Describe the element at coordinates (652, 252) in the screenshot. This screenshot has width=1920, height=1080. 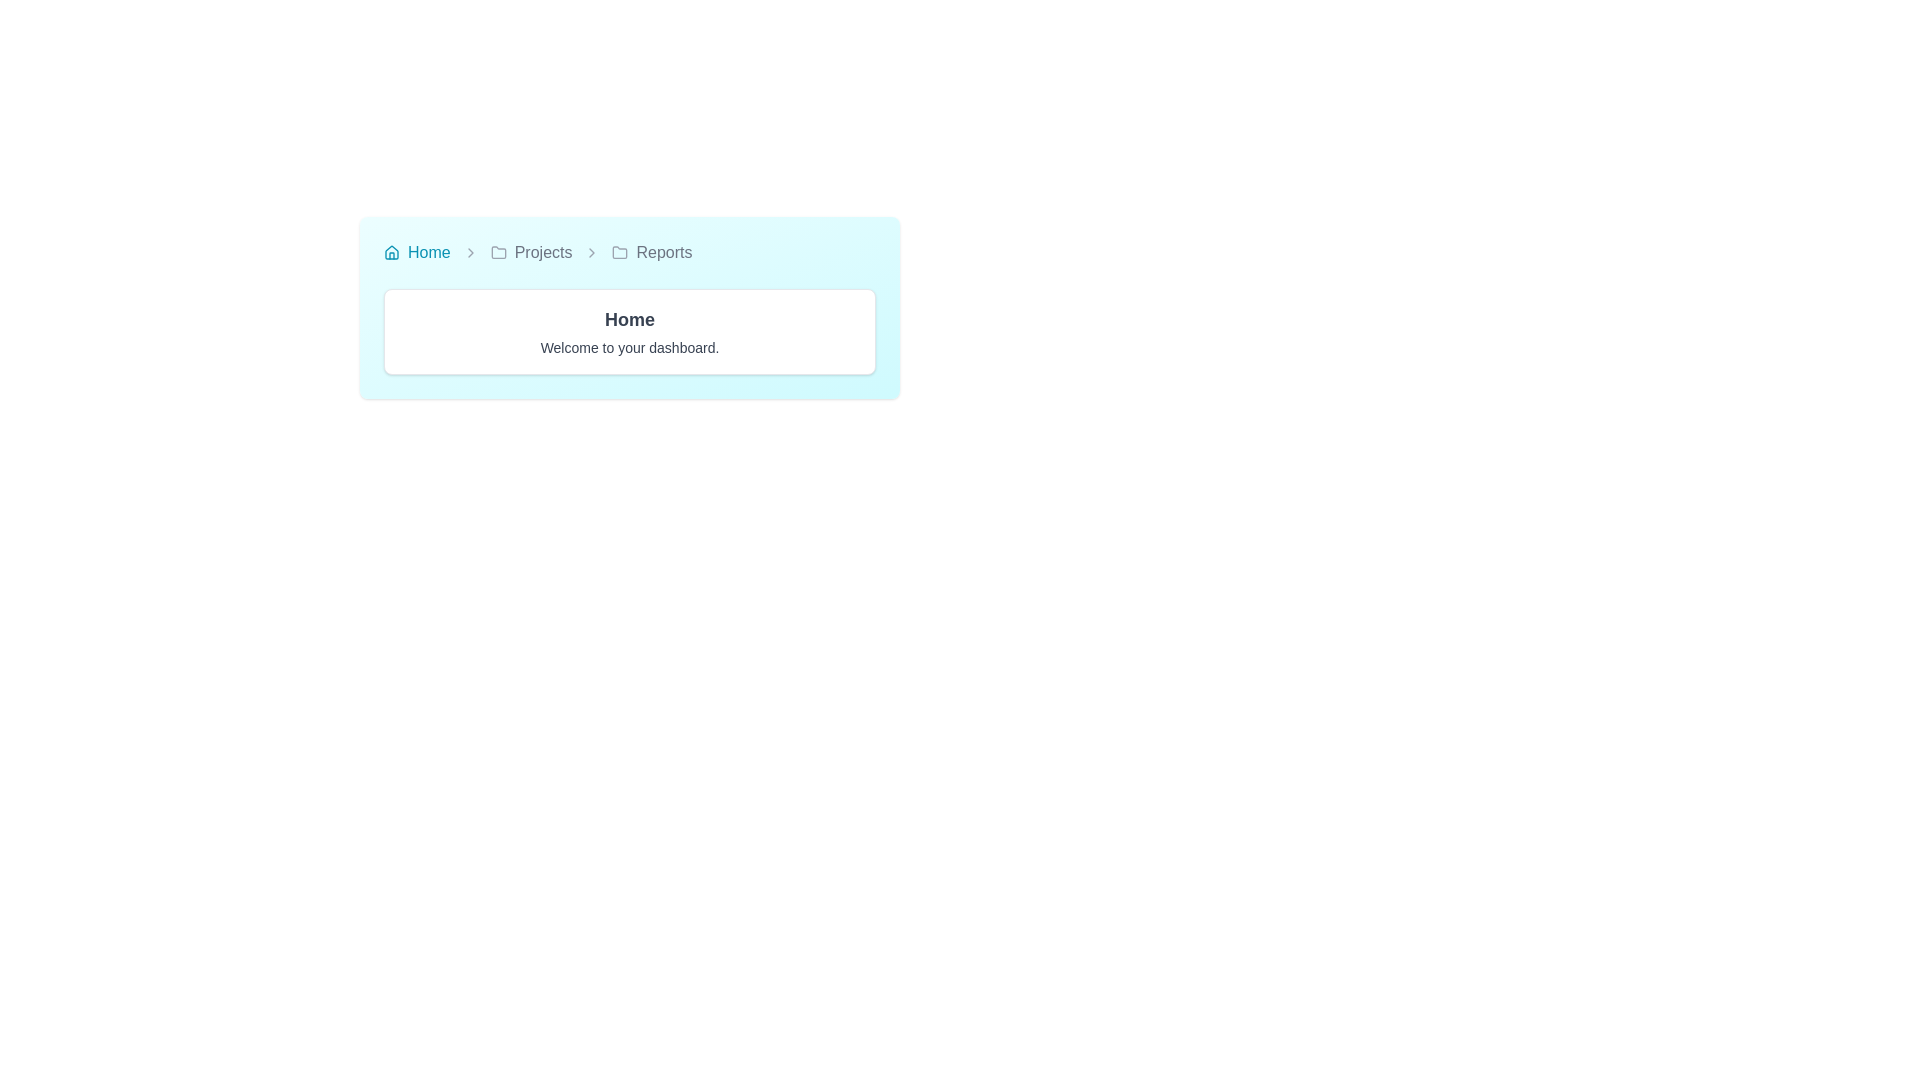
I see `the 'Reports' breadcrumb link with an icon` at that location.